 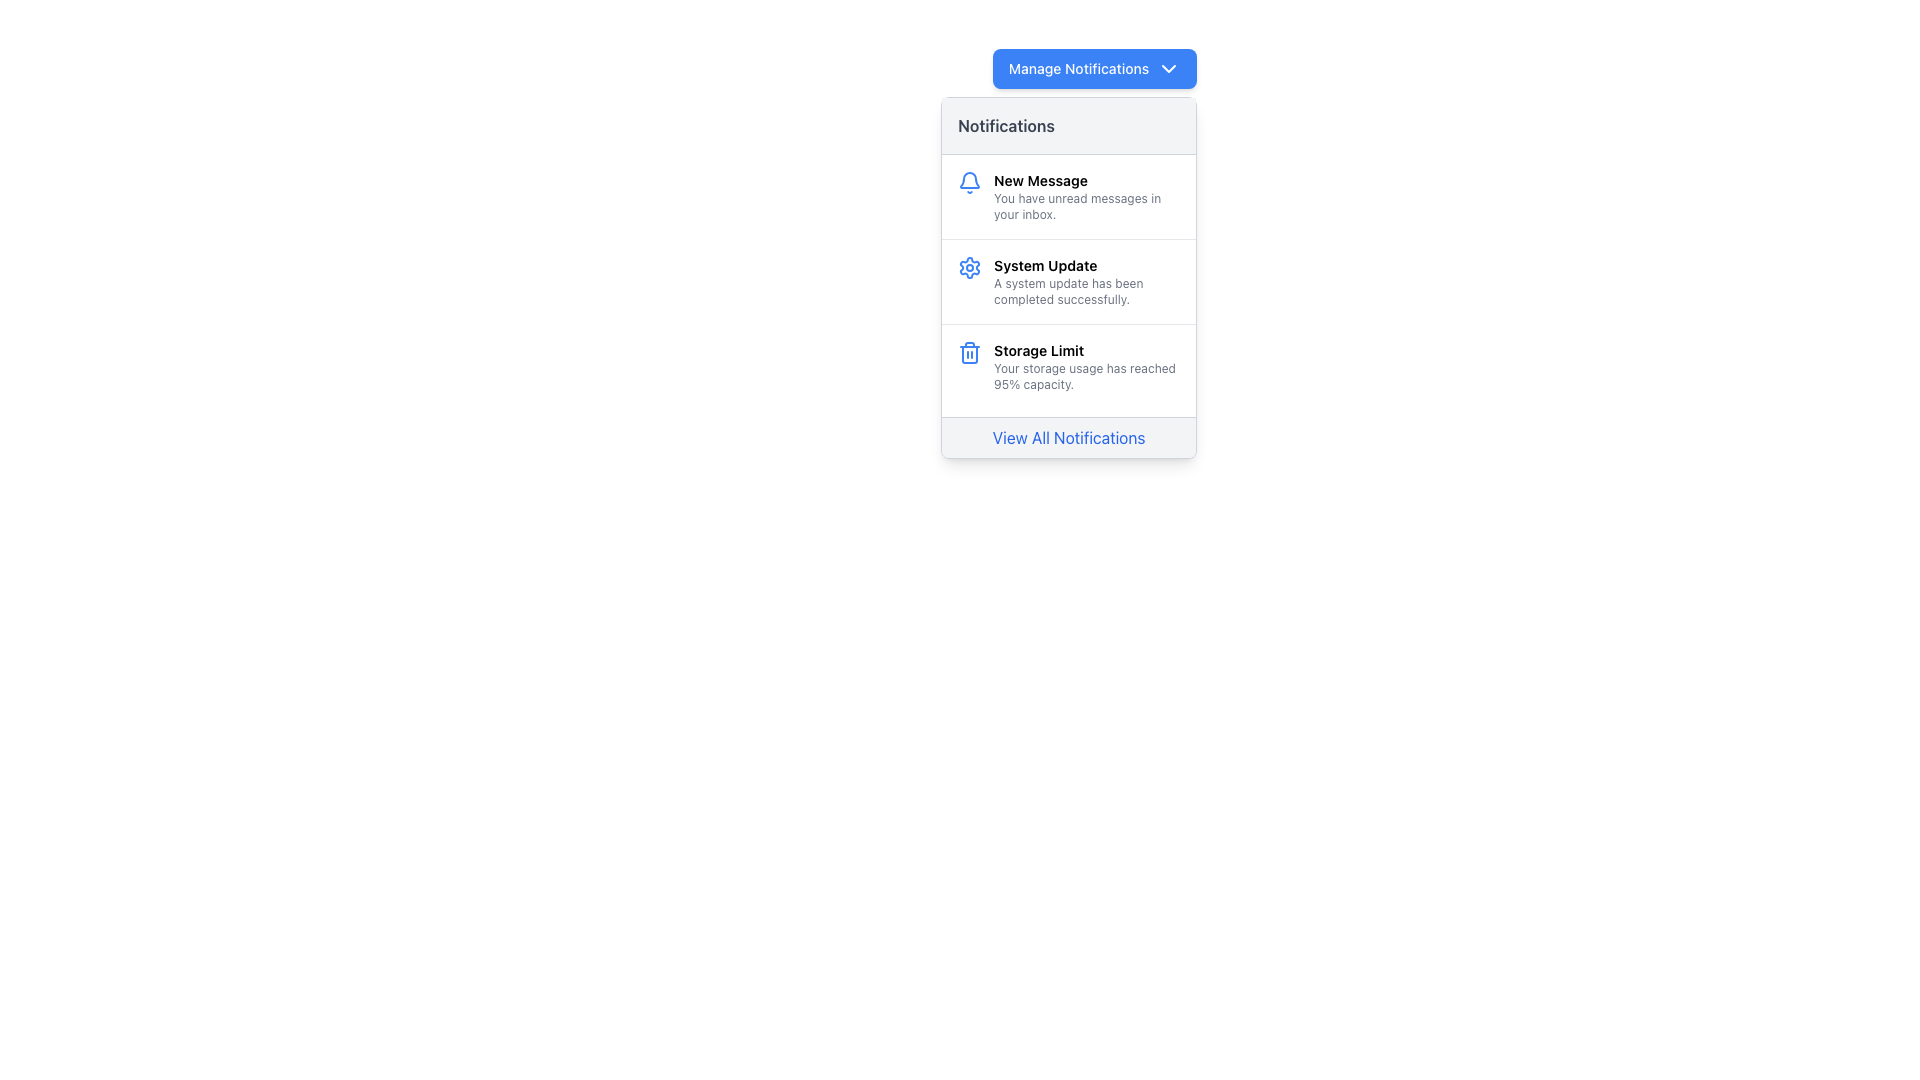 What do you see at coordinates (1068, 436) in the screenshot?
I see `the 'View All Notifications' button with a light gray background and blue text located at the bottom of the notification panel` at bounding box center [1068, 436].